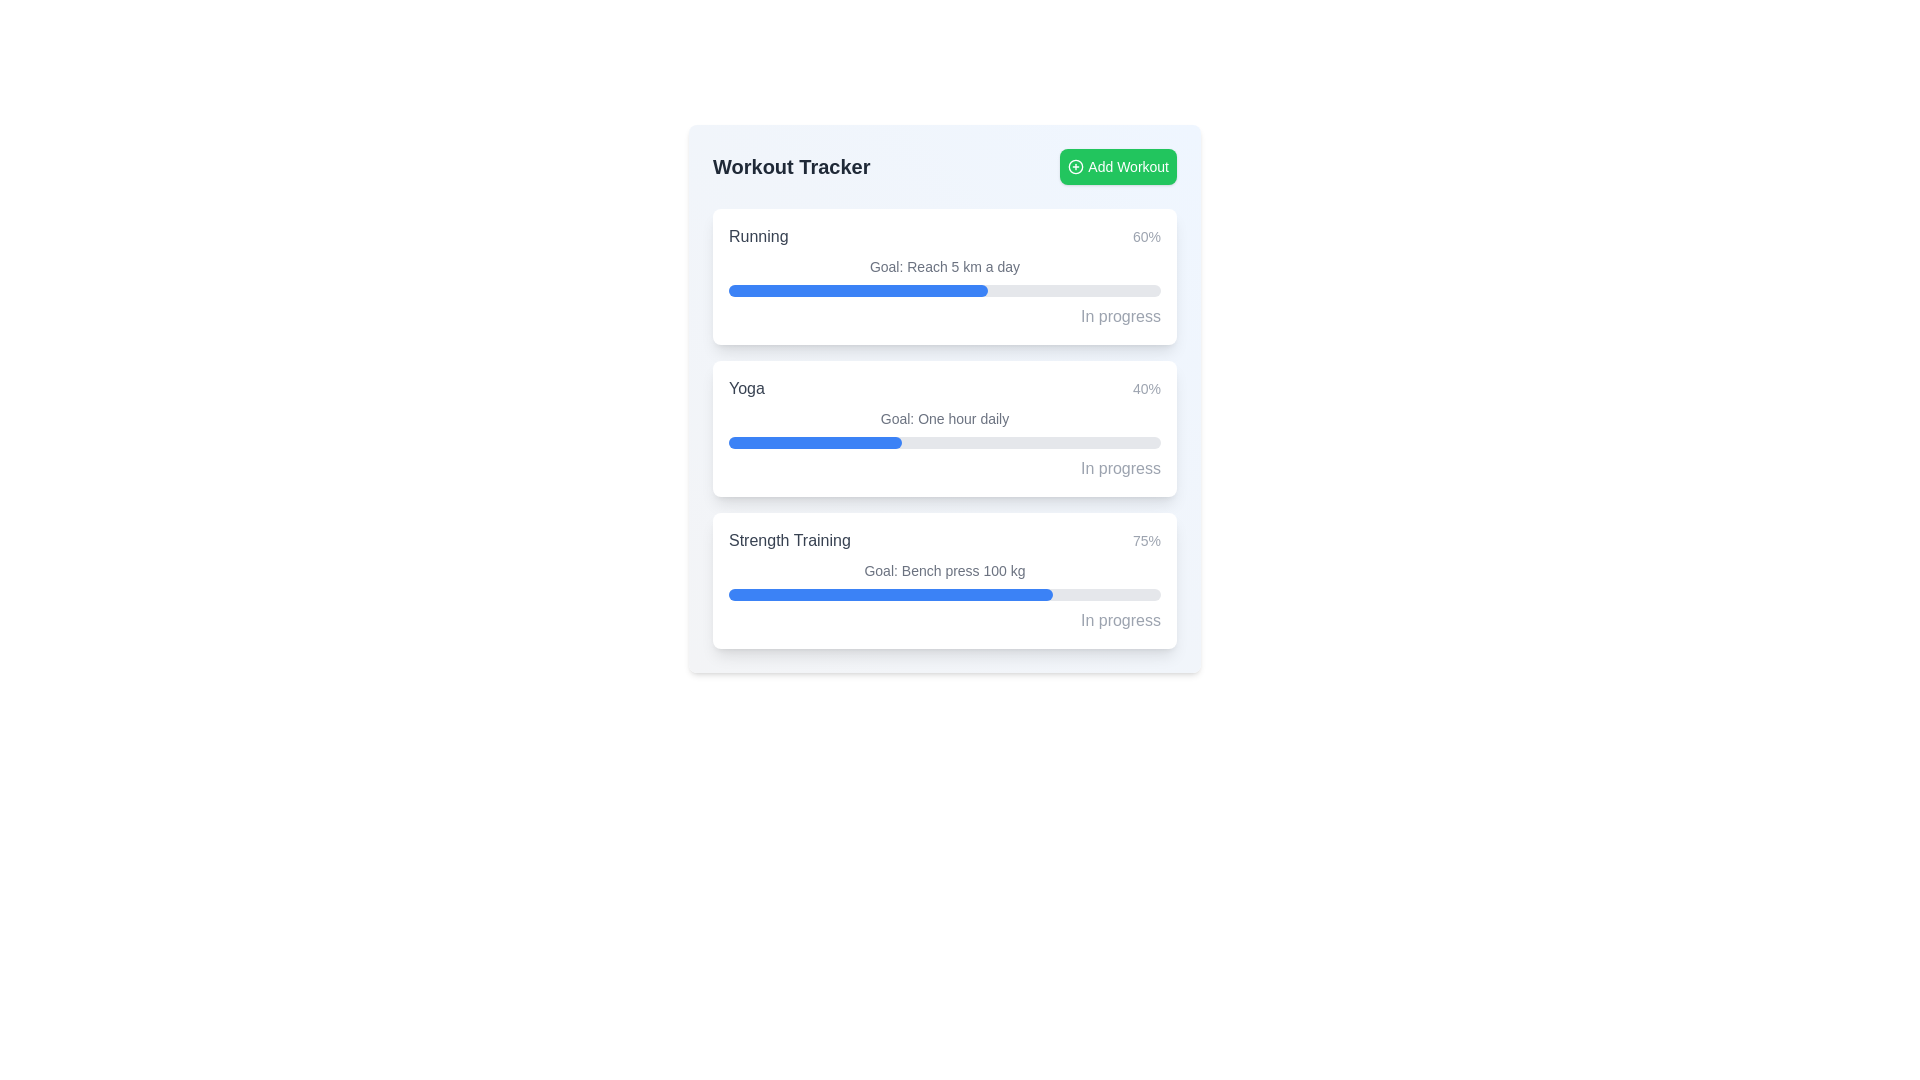 The width and height of the screenshot is (1920, 1080). I want to click on the 'In progress' text label located in the bottom-right corner of the 'Yoga' activity card, which serves as a status indicator, so click(1118, 467).